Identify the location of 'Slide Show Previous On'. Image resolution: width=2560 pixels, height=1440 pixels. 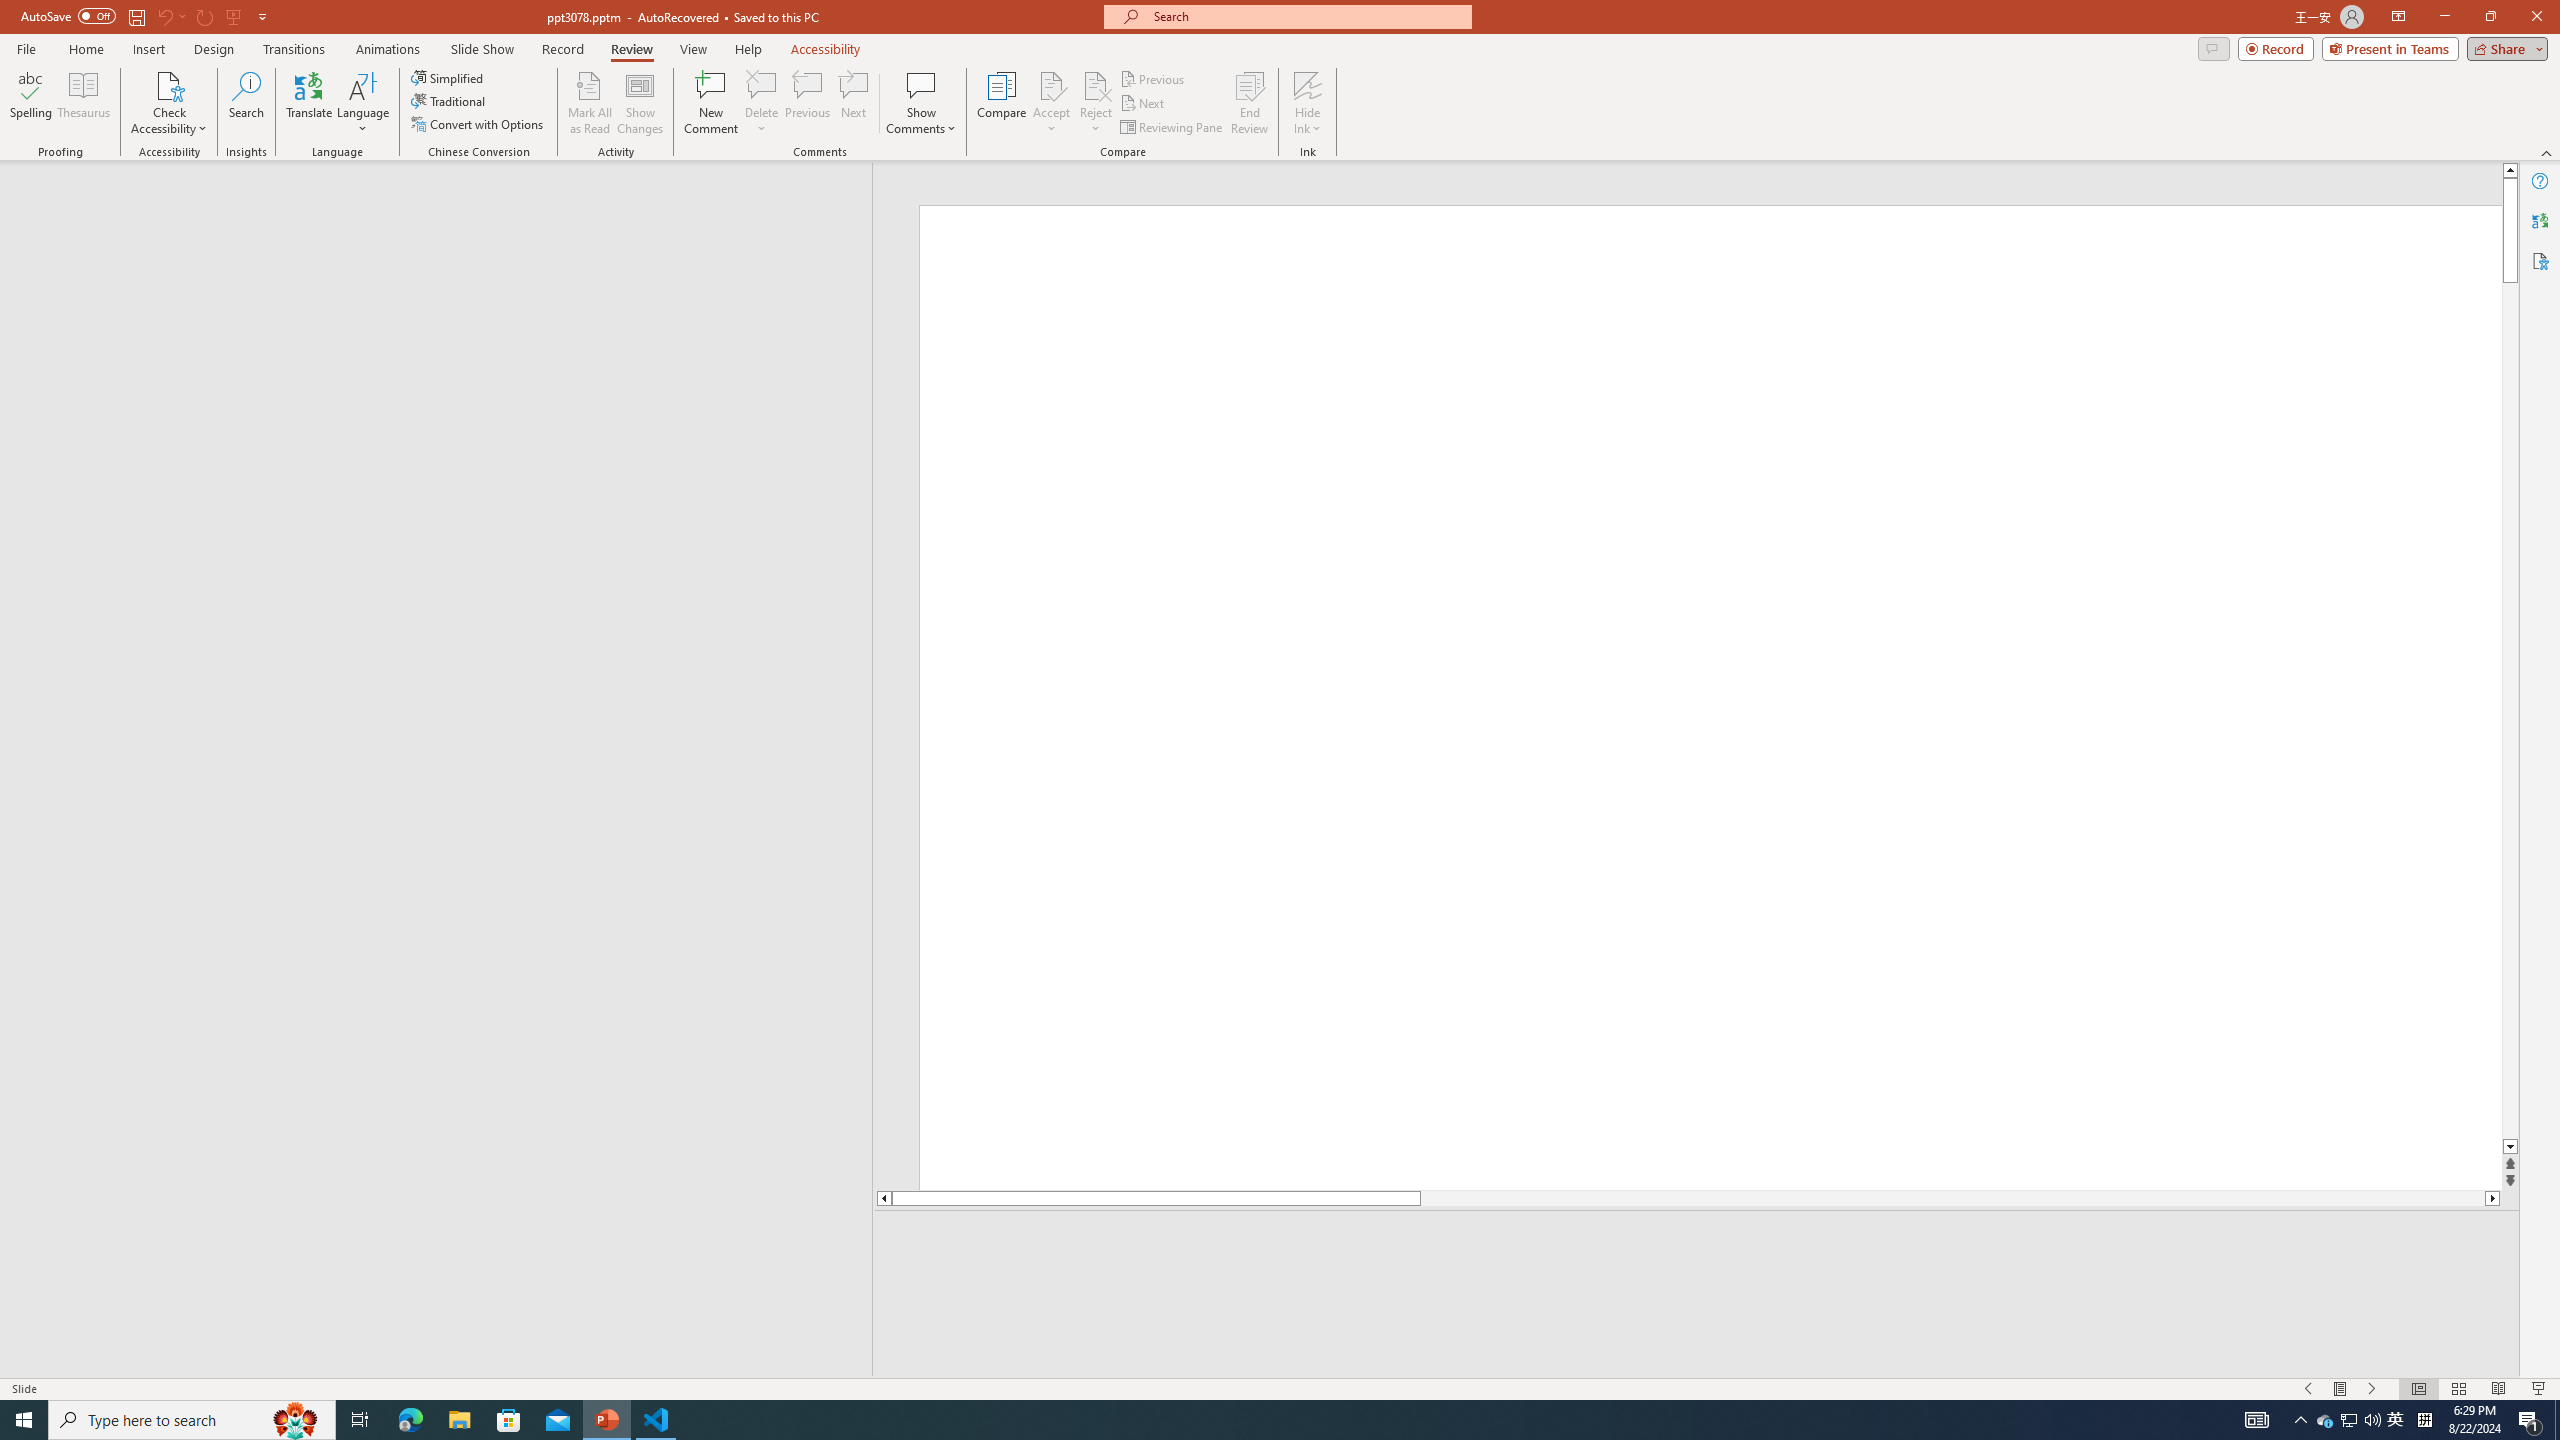
(2308, 1389).